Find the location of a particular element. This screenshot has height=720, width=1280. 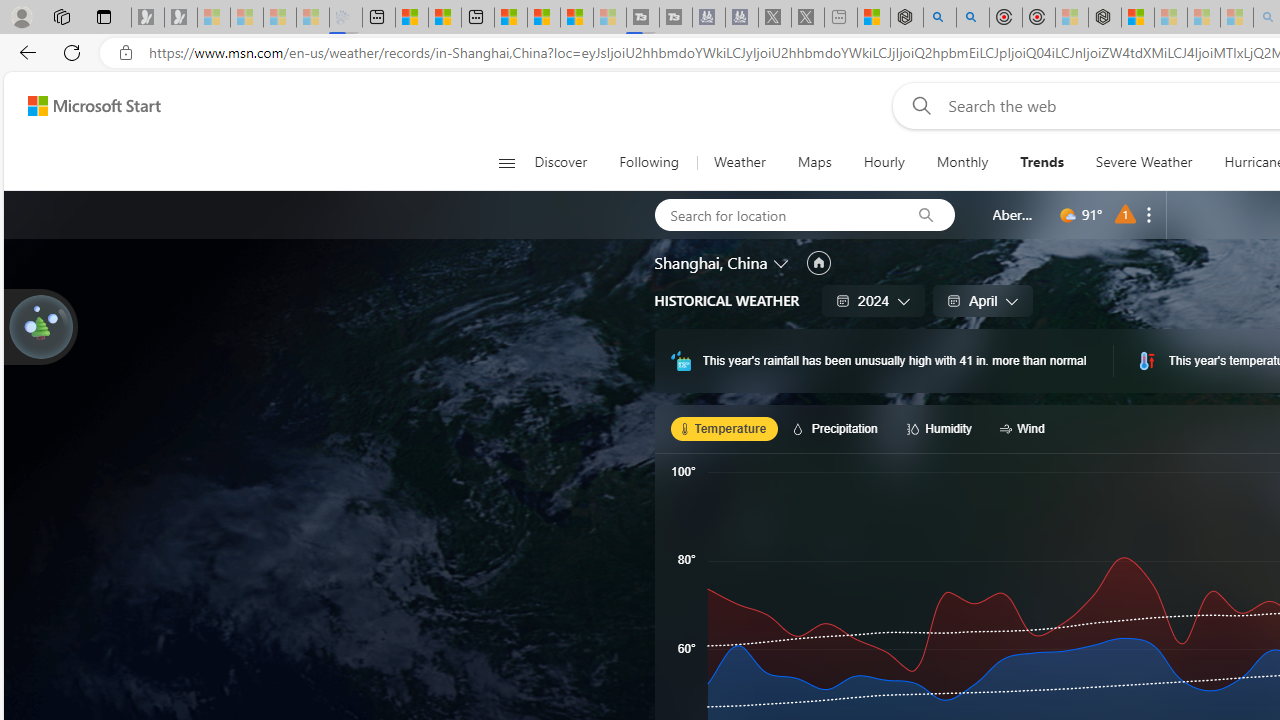

'poe ++ standard - Search' is located at coordinates (973, 17).